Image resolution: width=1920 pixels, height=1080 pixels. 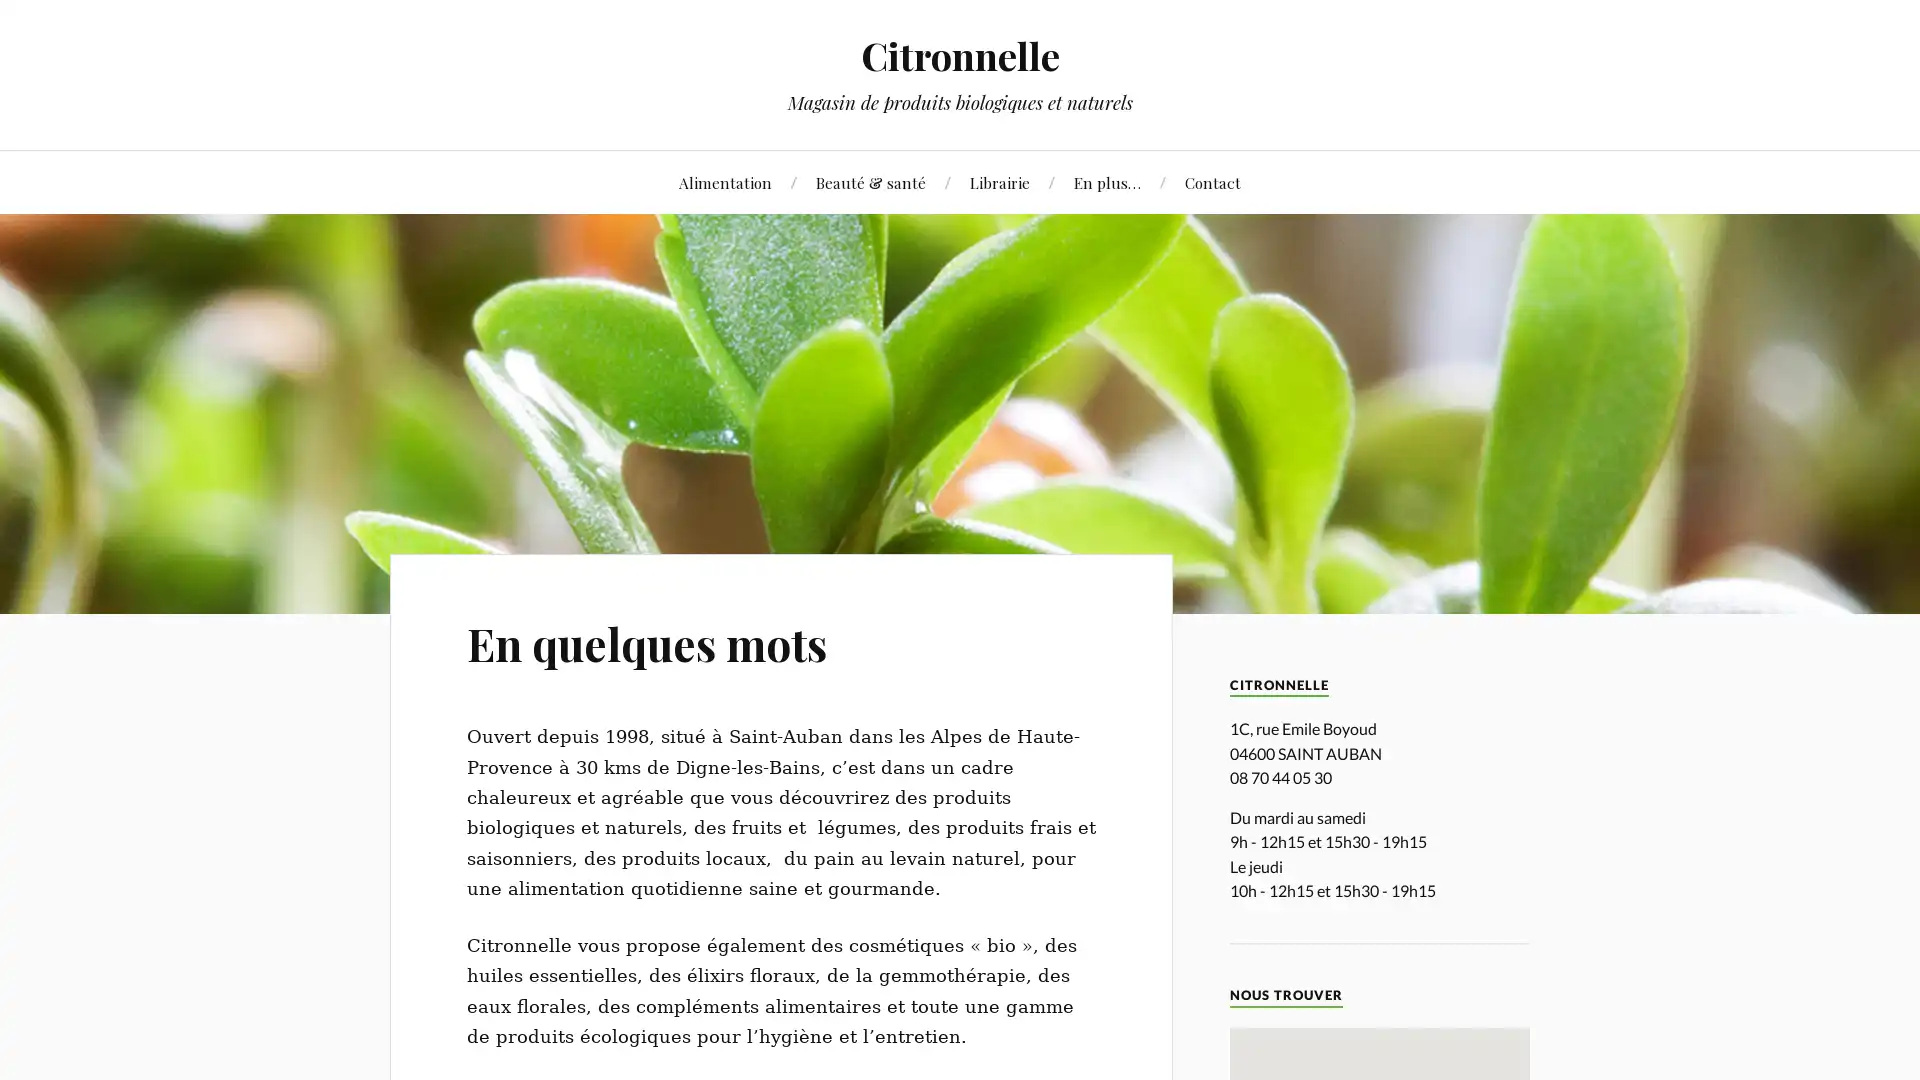 I want to click on Toggle fullscreen view, so click(x=1649, y=1055).